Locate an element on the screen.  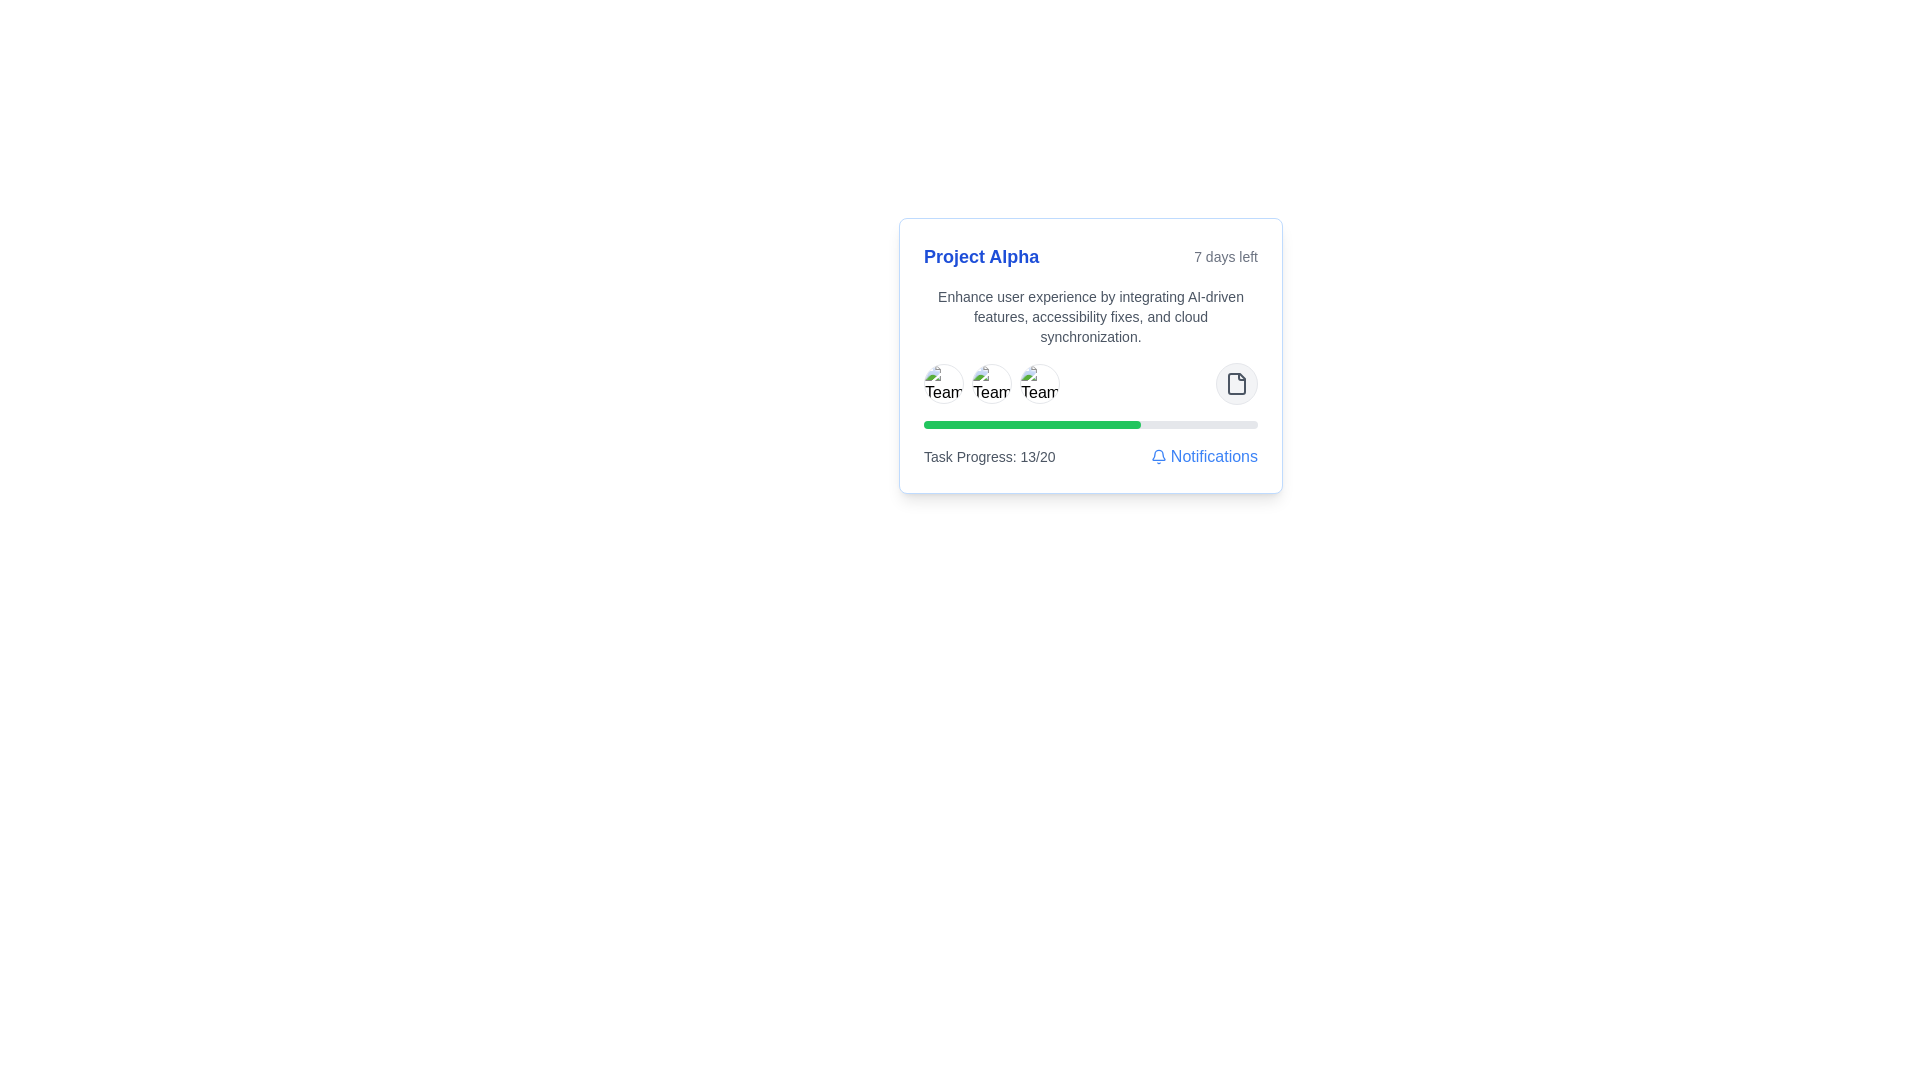
the circular button icon located at the bottom-right corner of the 'Project Alpha' card is located at coordinates (1236, 384).